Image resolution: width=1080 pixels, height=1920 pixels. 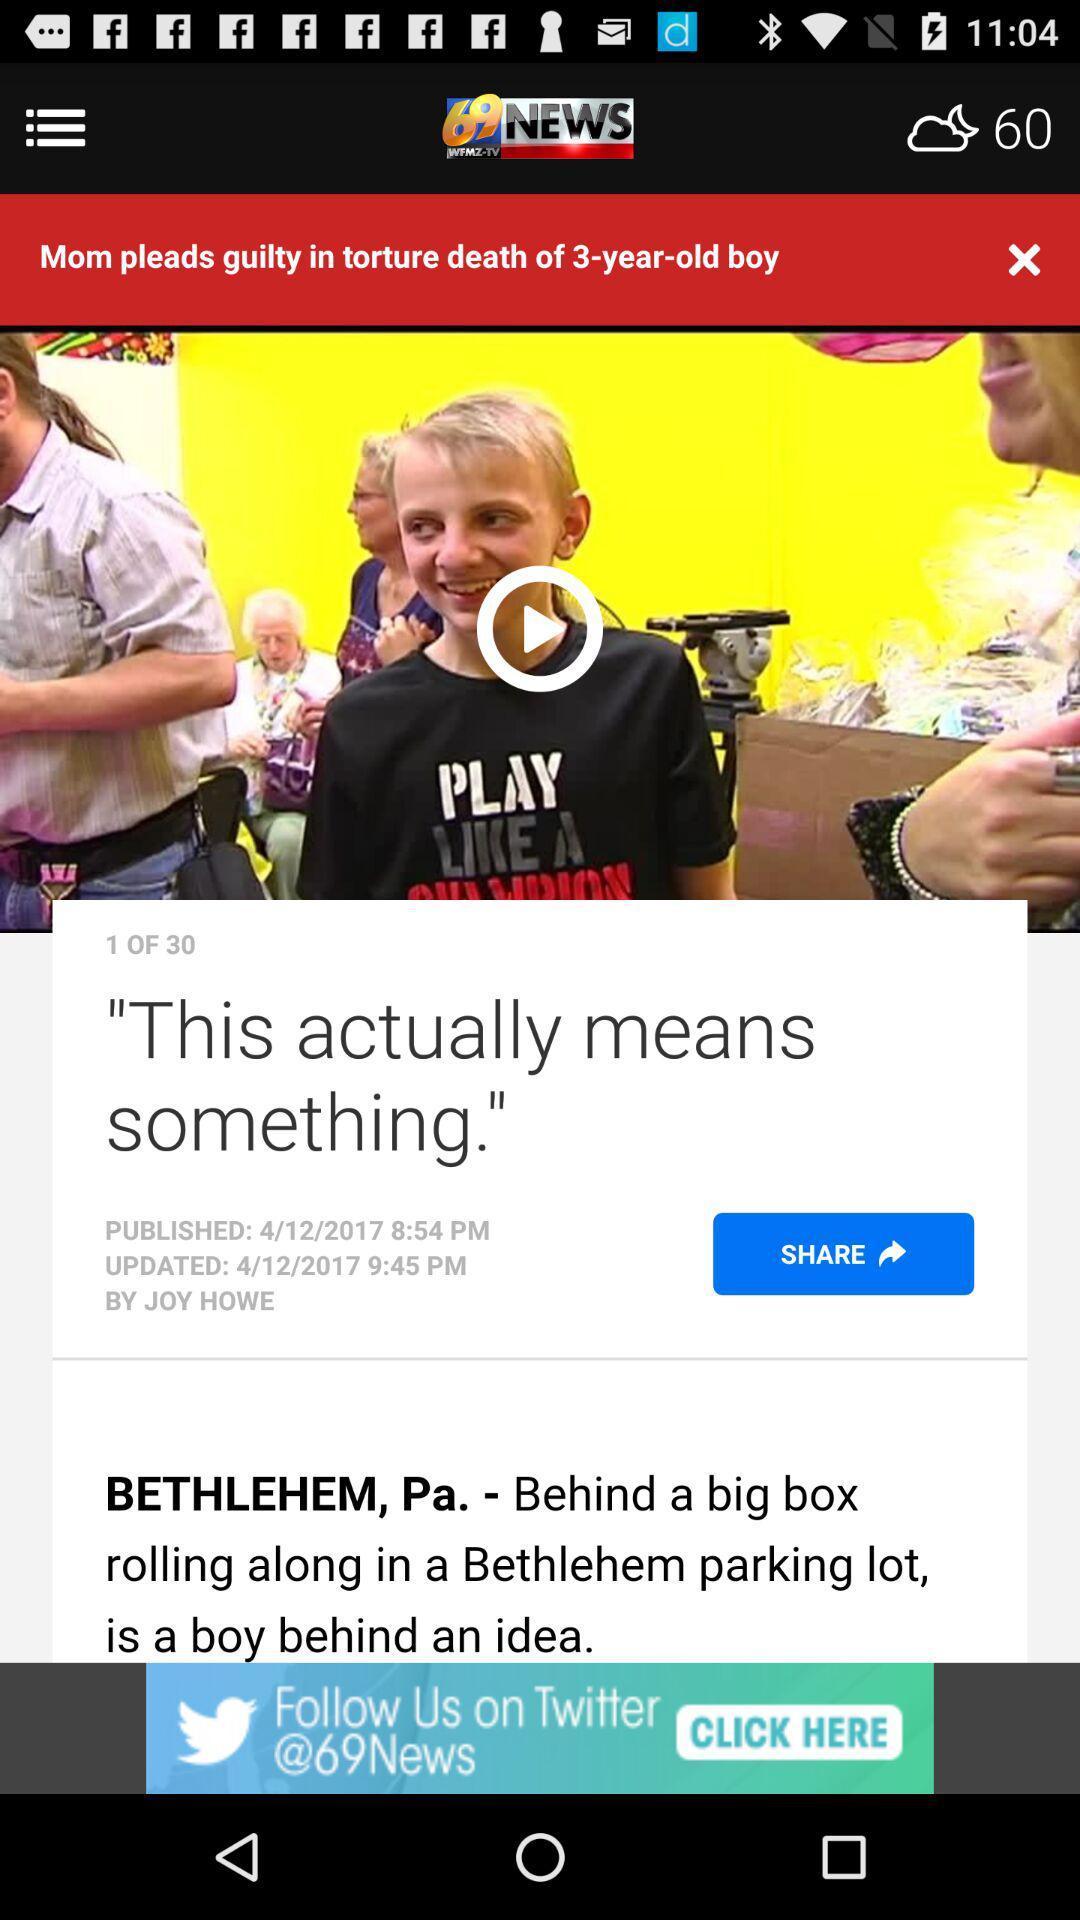 What do you see at coordinates (540, 624) in the screenshot?
I see `video panel` at bounding box center [540, 624].